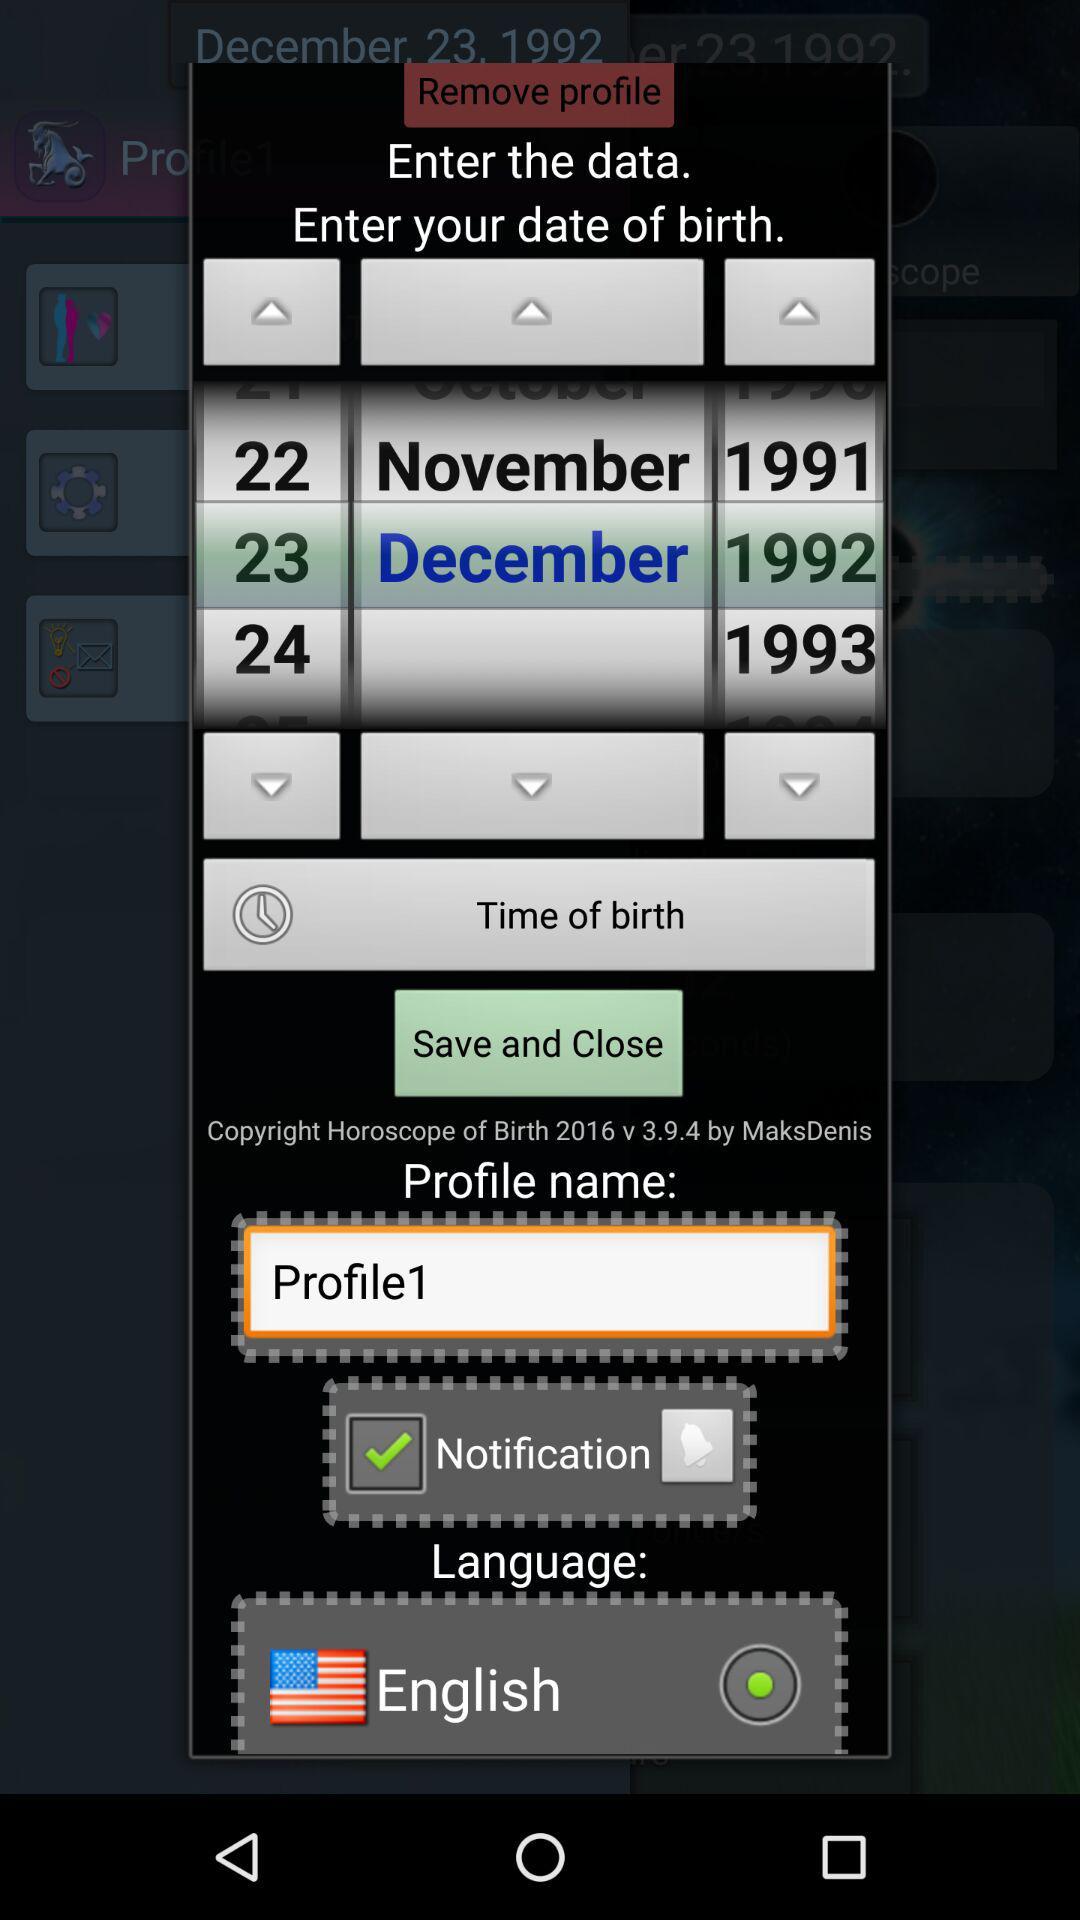 The image size is (1080, 1920). Describe the element at coordinates (272, 791) in the screenshot. I see `increase date of birth value` at that location.